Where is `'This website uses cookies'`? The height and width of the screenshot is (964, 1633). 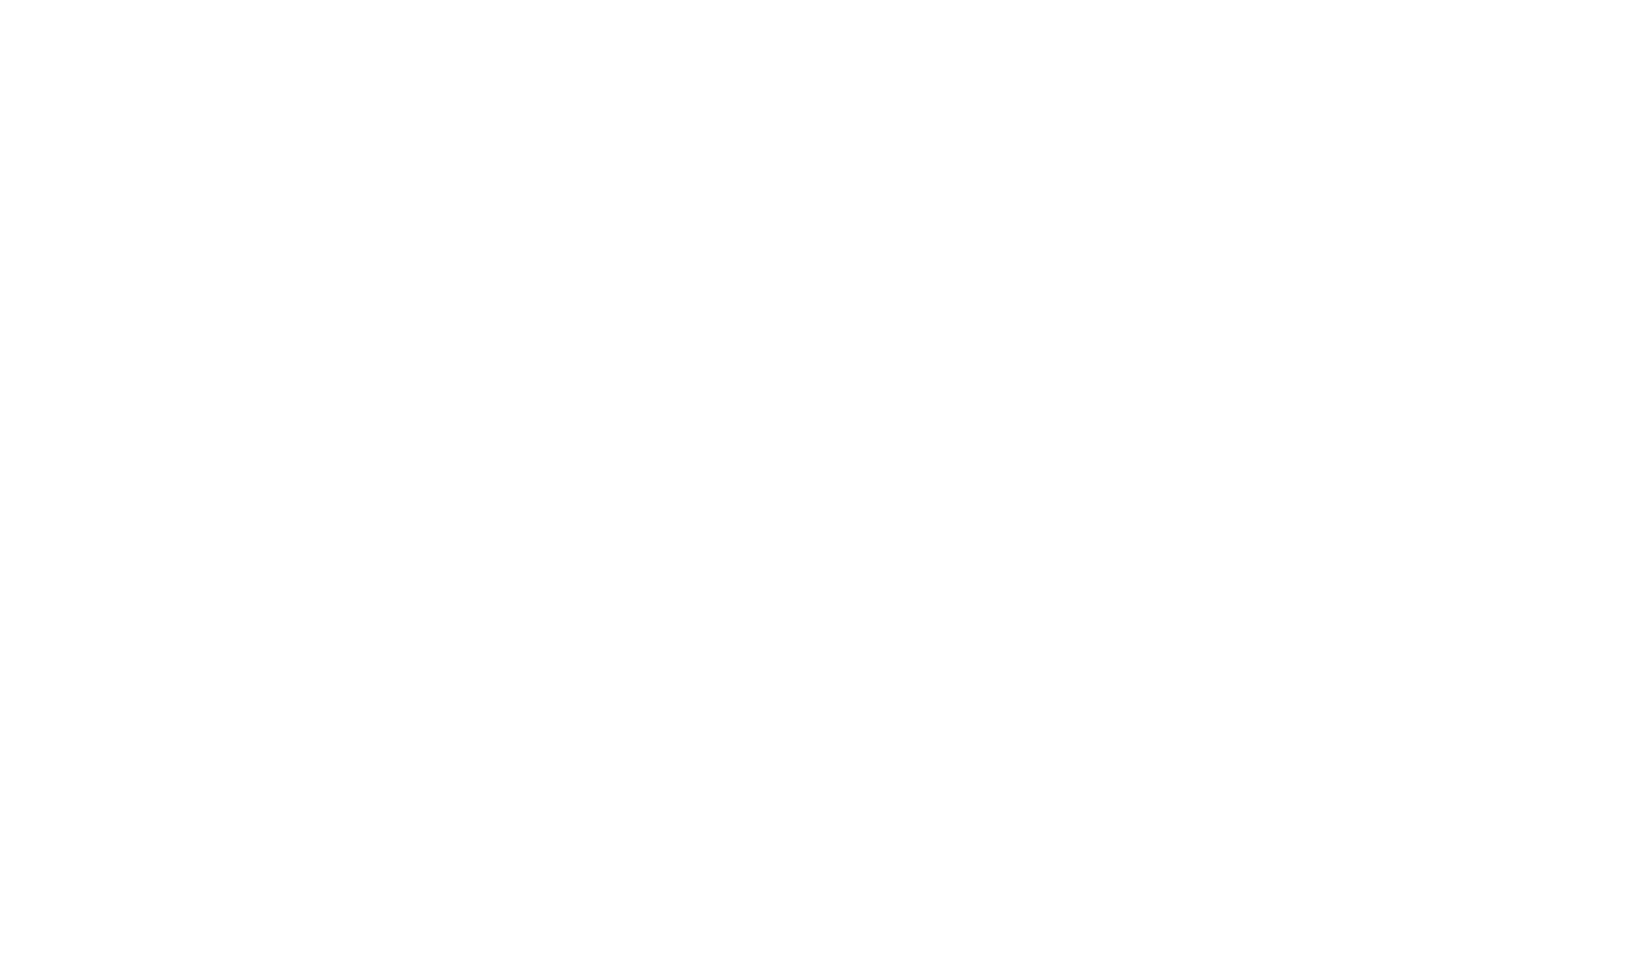
'This website uses cookies' is located at coordinates (358, 801).